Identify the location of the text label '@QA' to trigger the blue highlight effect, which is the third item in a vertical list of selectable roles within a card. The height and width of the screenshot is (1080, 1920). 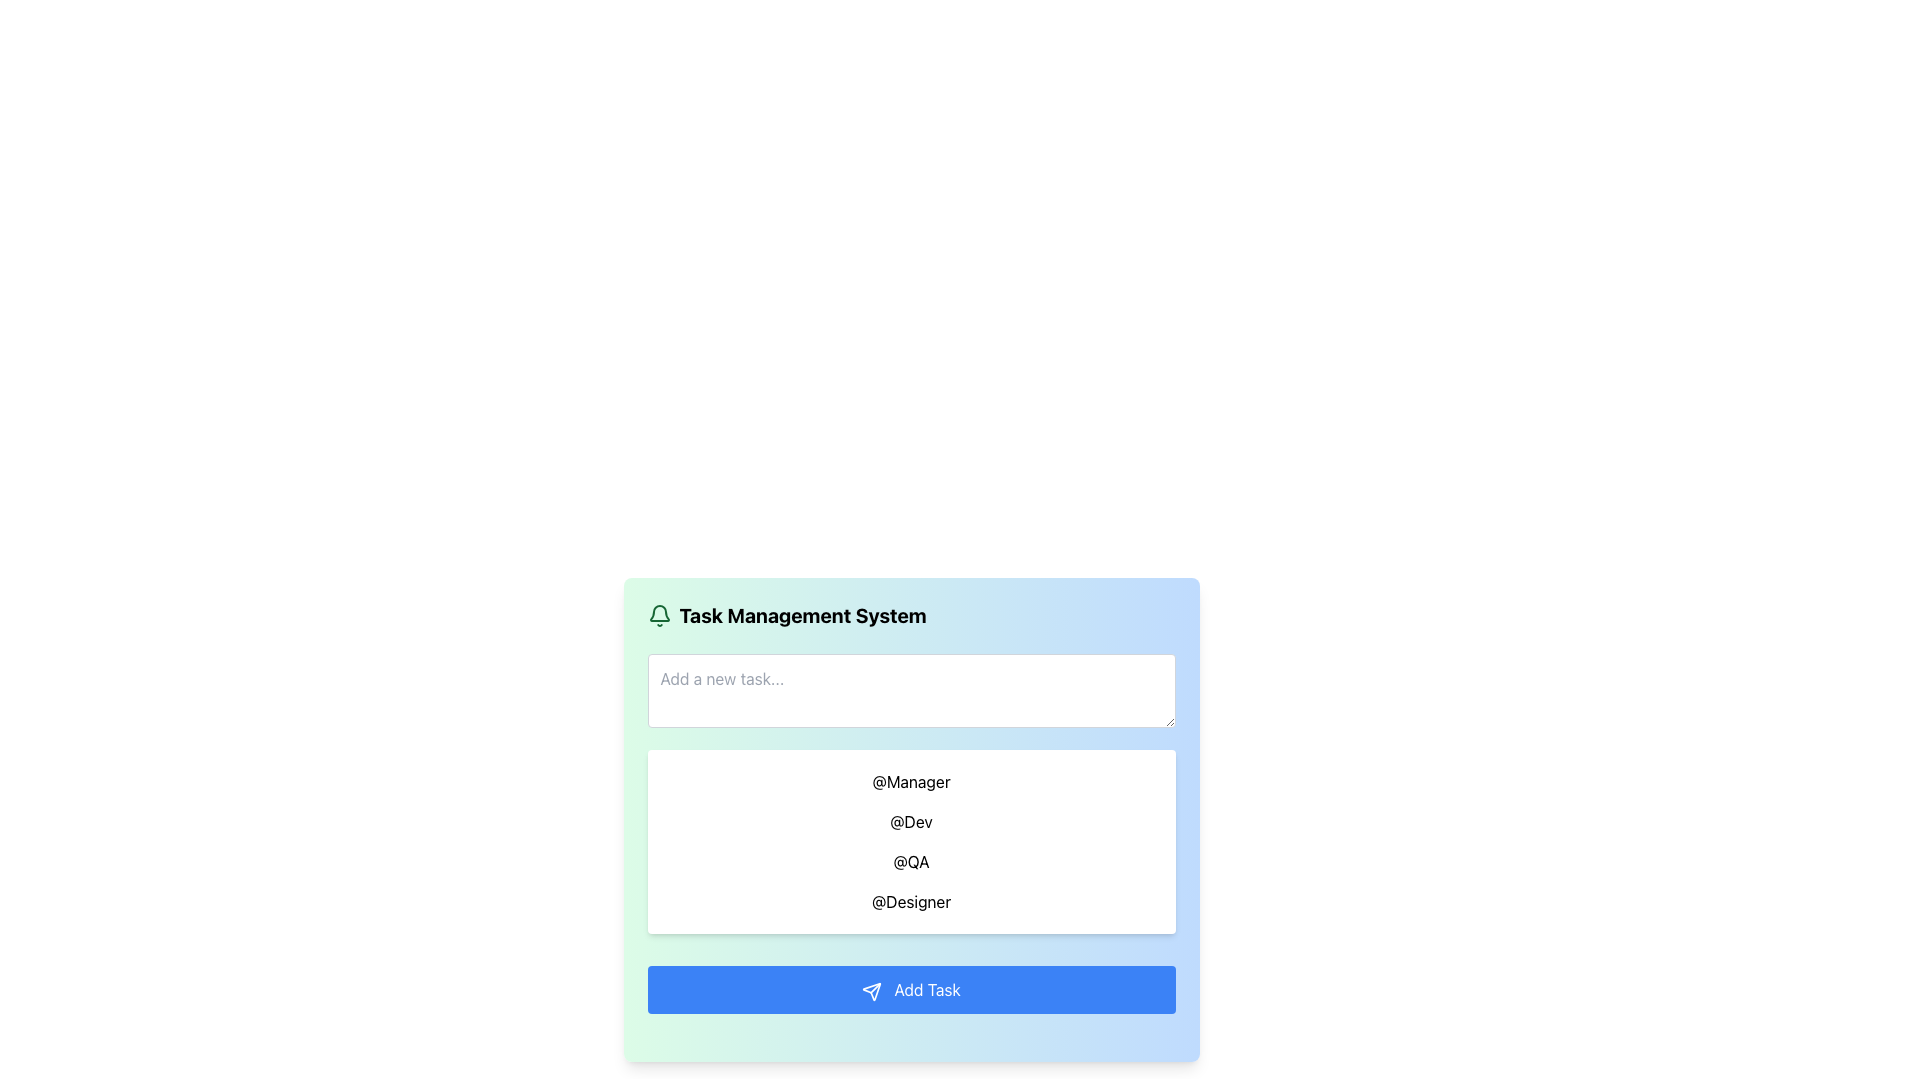
(910, 860).